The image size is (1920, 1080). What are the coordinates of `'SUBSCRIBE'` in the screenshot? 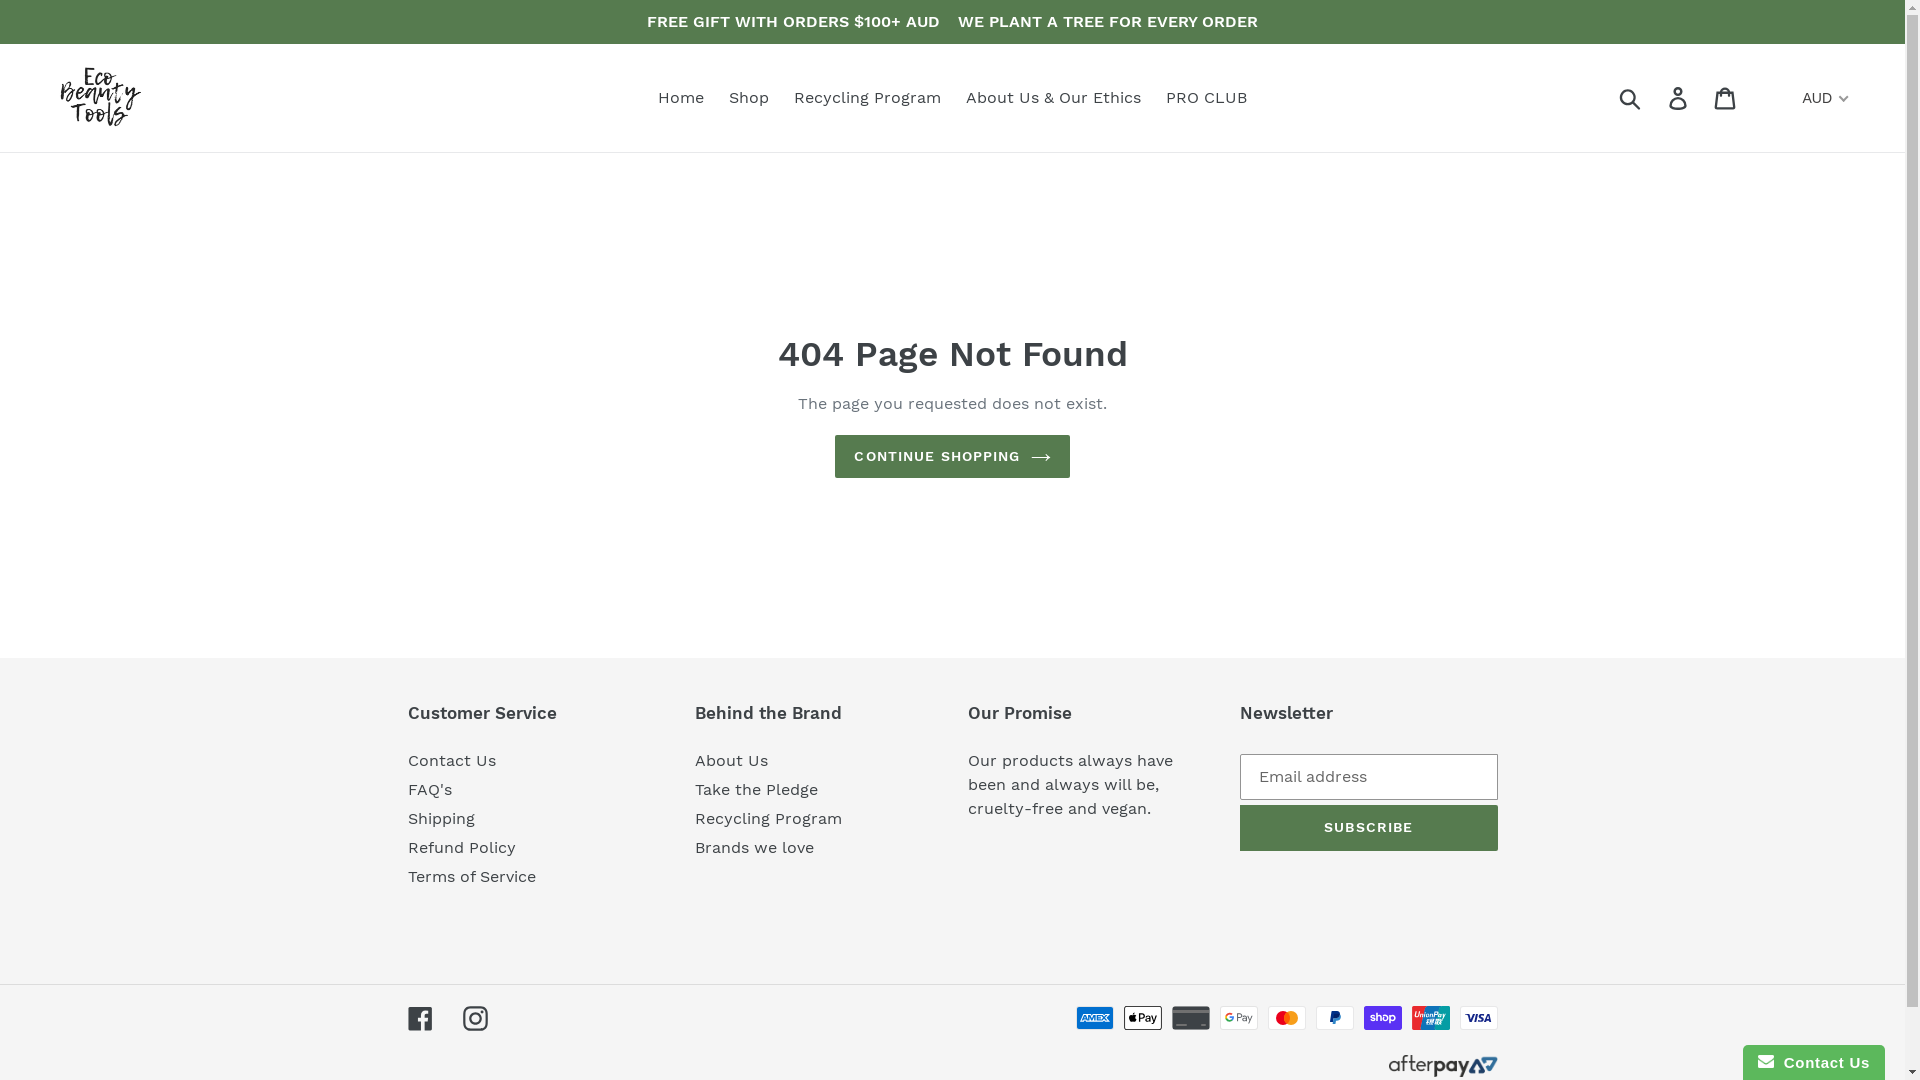 It's located at (1238, 828).